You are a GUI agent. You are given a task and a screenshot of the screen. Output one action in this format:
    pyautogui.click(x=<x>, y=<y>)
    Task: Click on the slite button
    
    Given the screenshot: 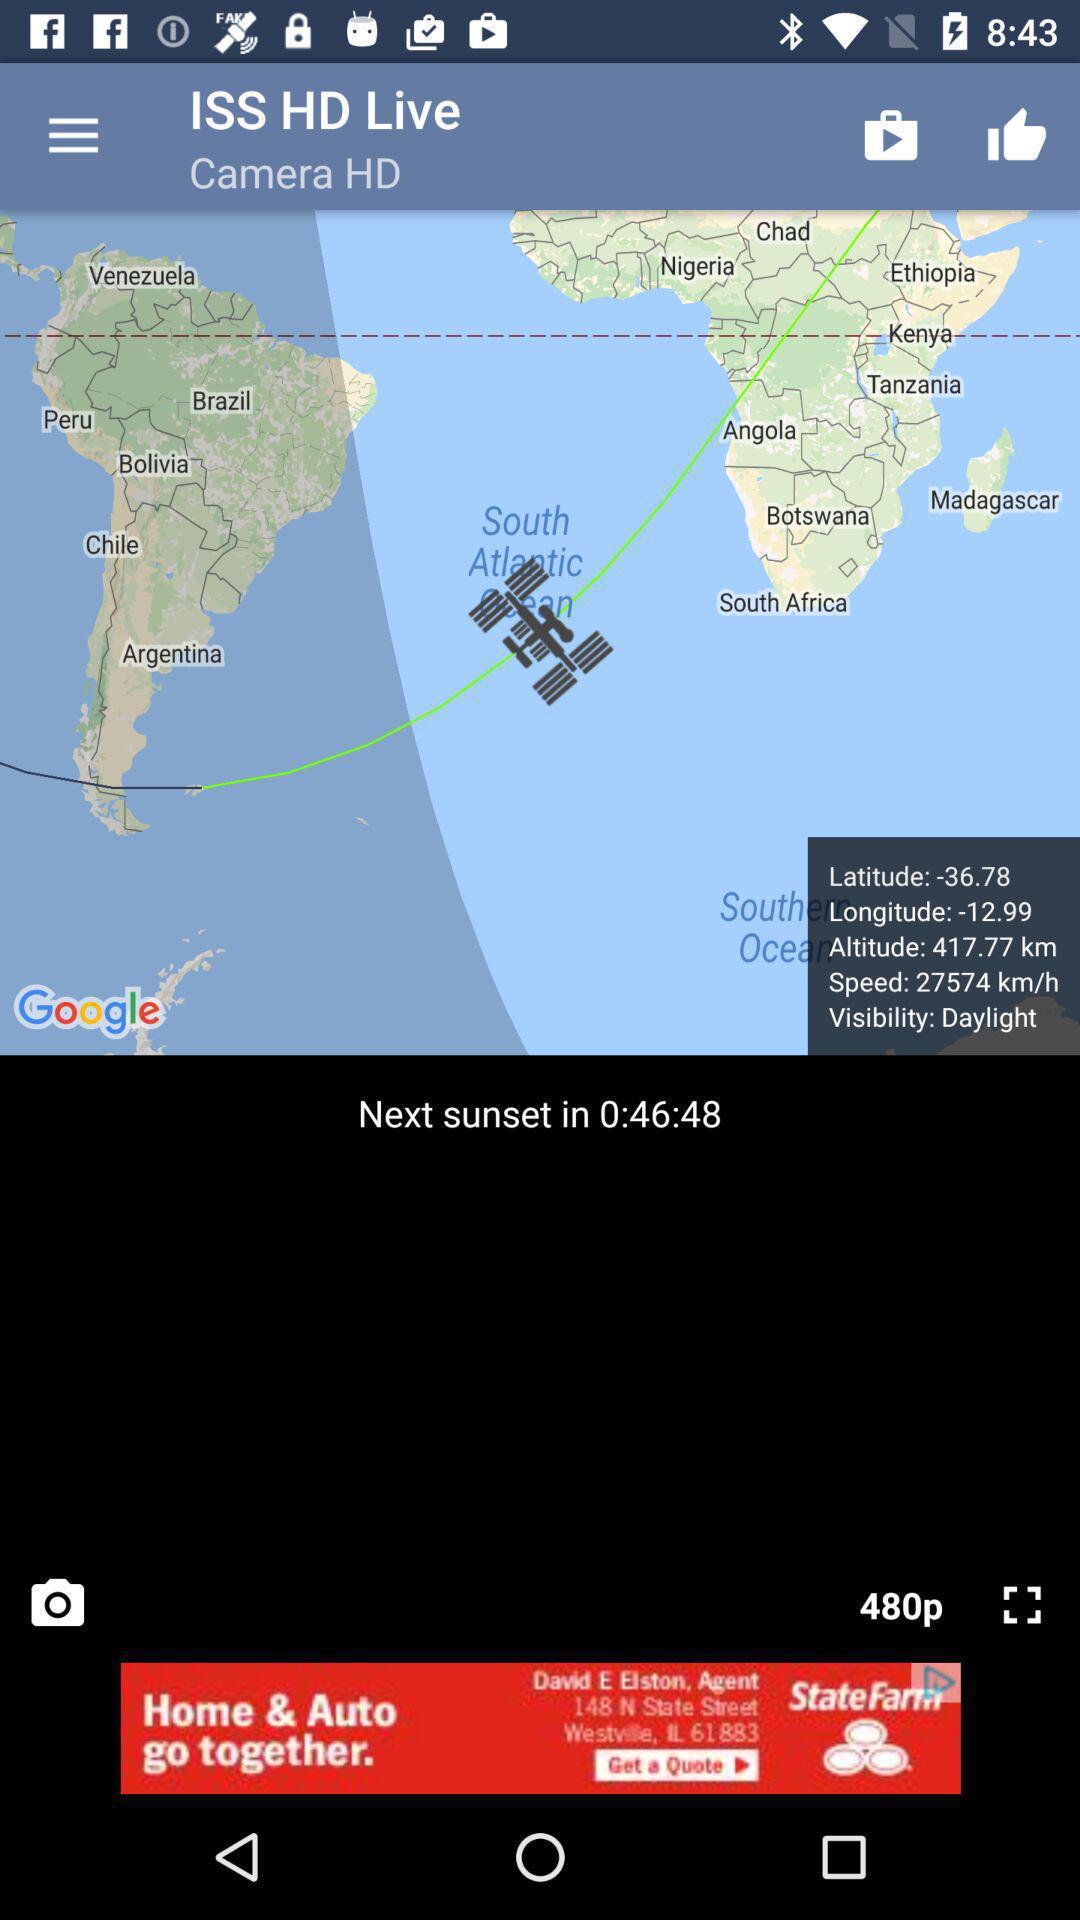 What is the action you would take?
    pyautogui.click(x=1022, y=1604)
    